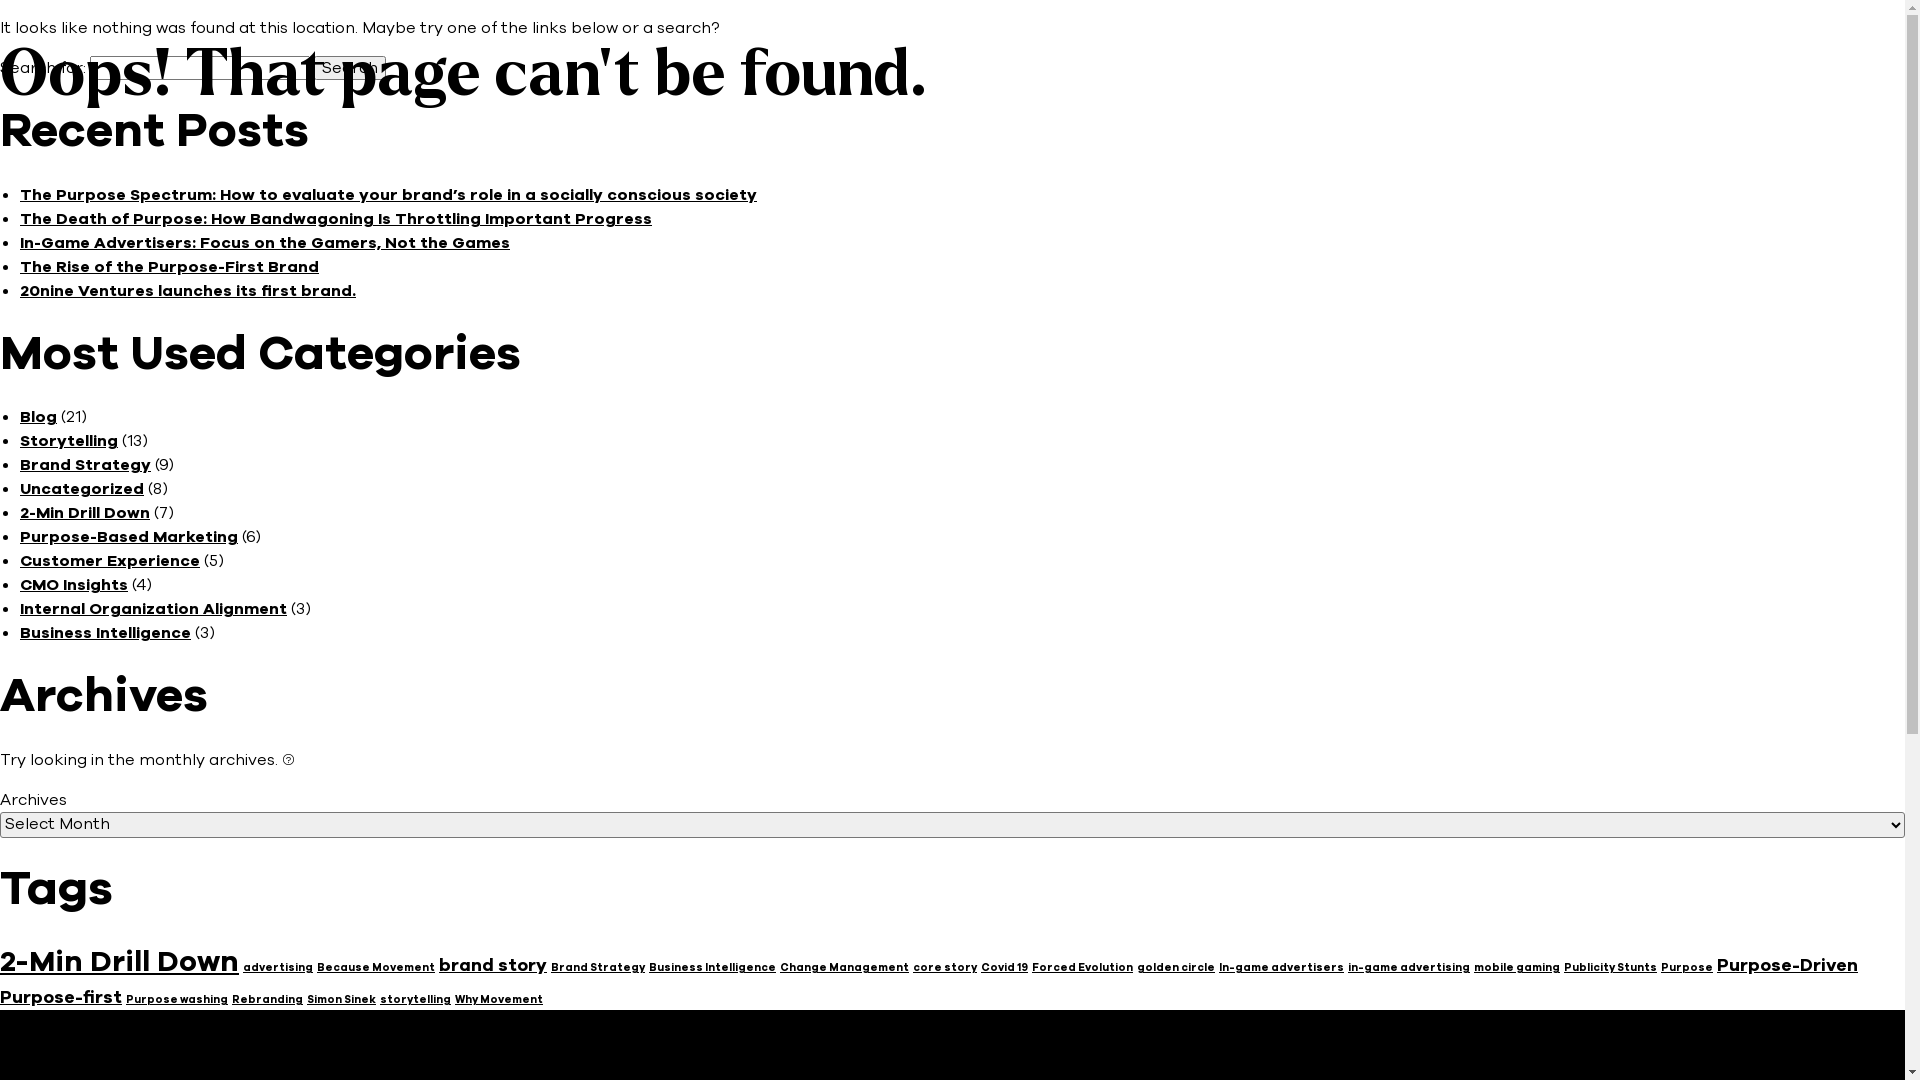 This screenshot has height=1080, width=1920. I want to click on 'Simon Sinek', so click(341, 999).